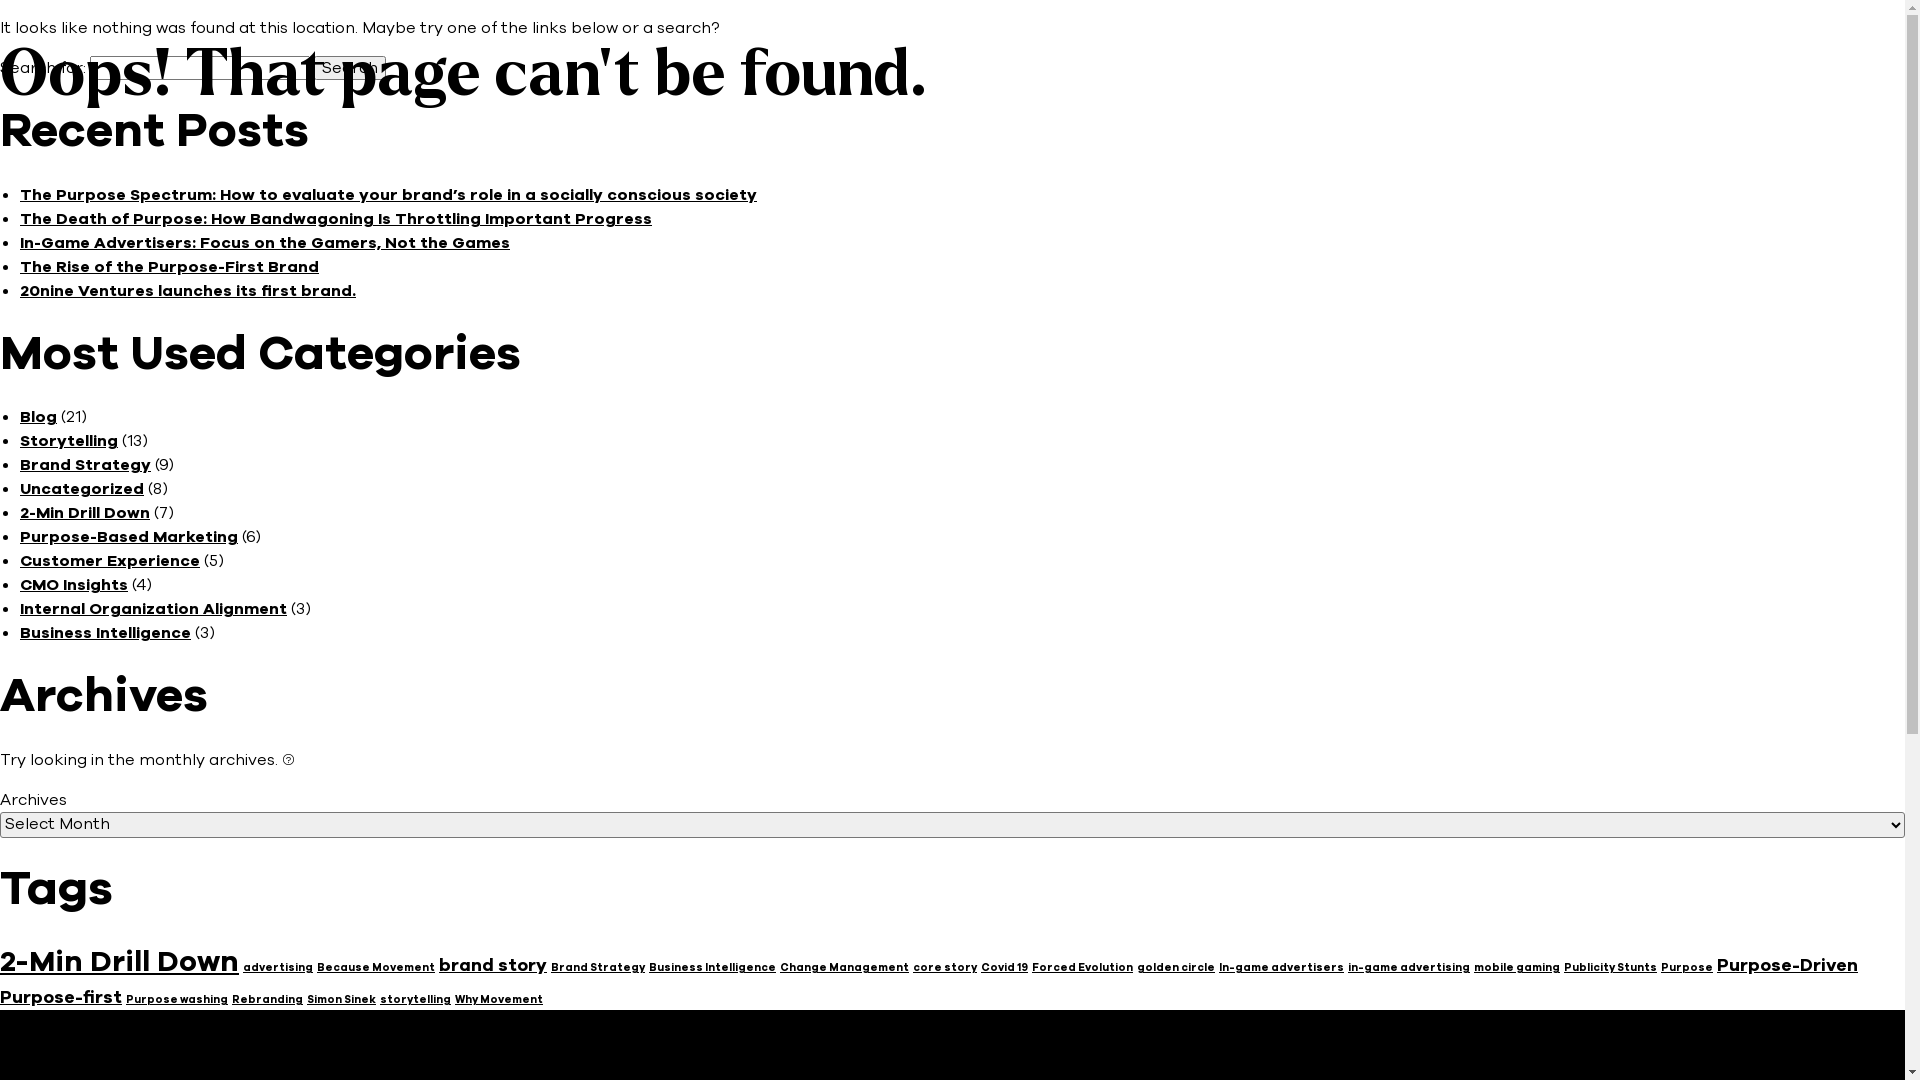 This screenshot has height=1080, width=1920. I want to click on 'Simon Sinek', so click(341, 999).